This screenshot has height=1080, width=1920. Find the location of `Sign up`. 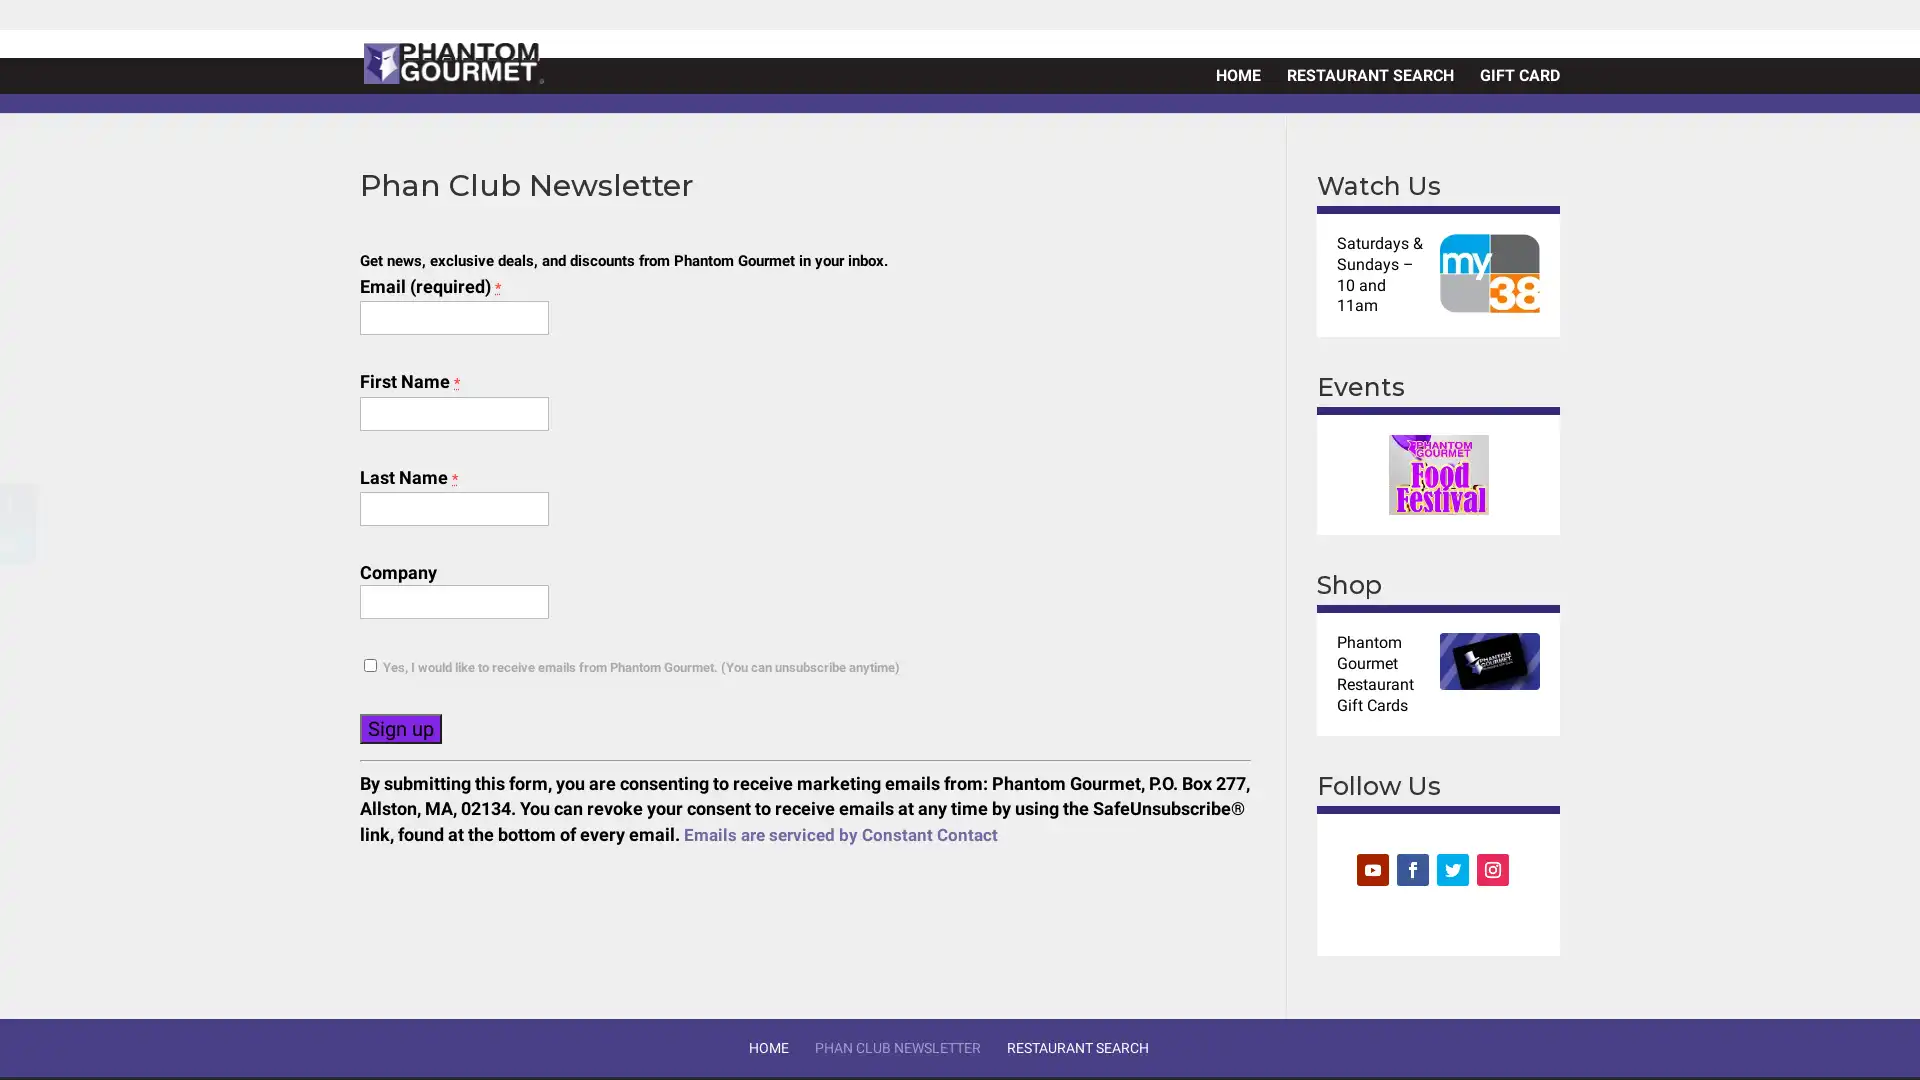

Sign up is located at coordinates (400, 729).